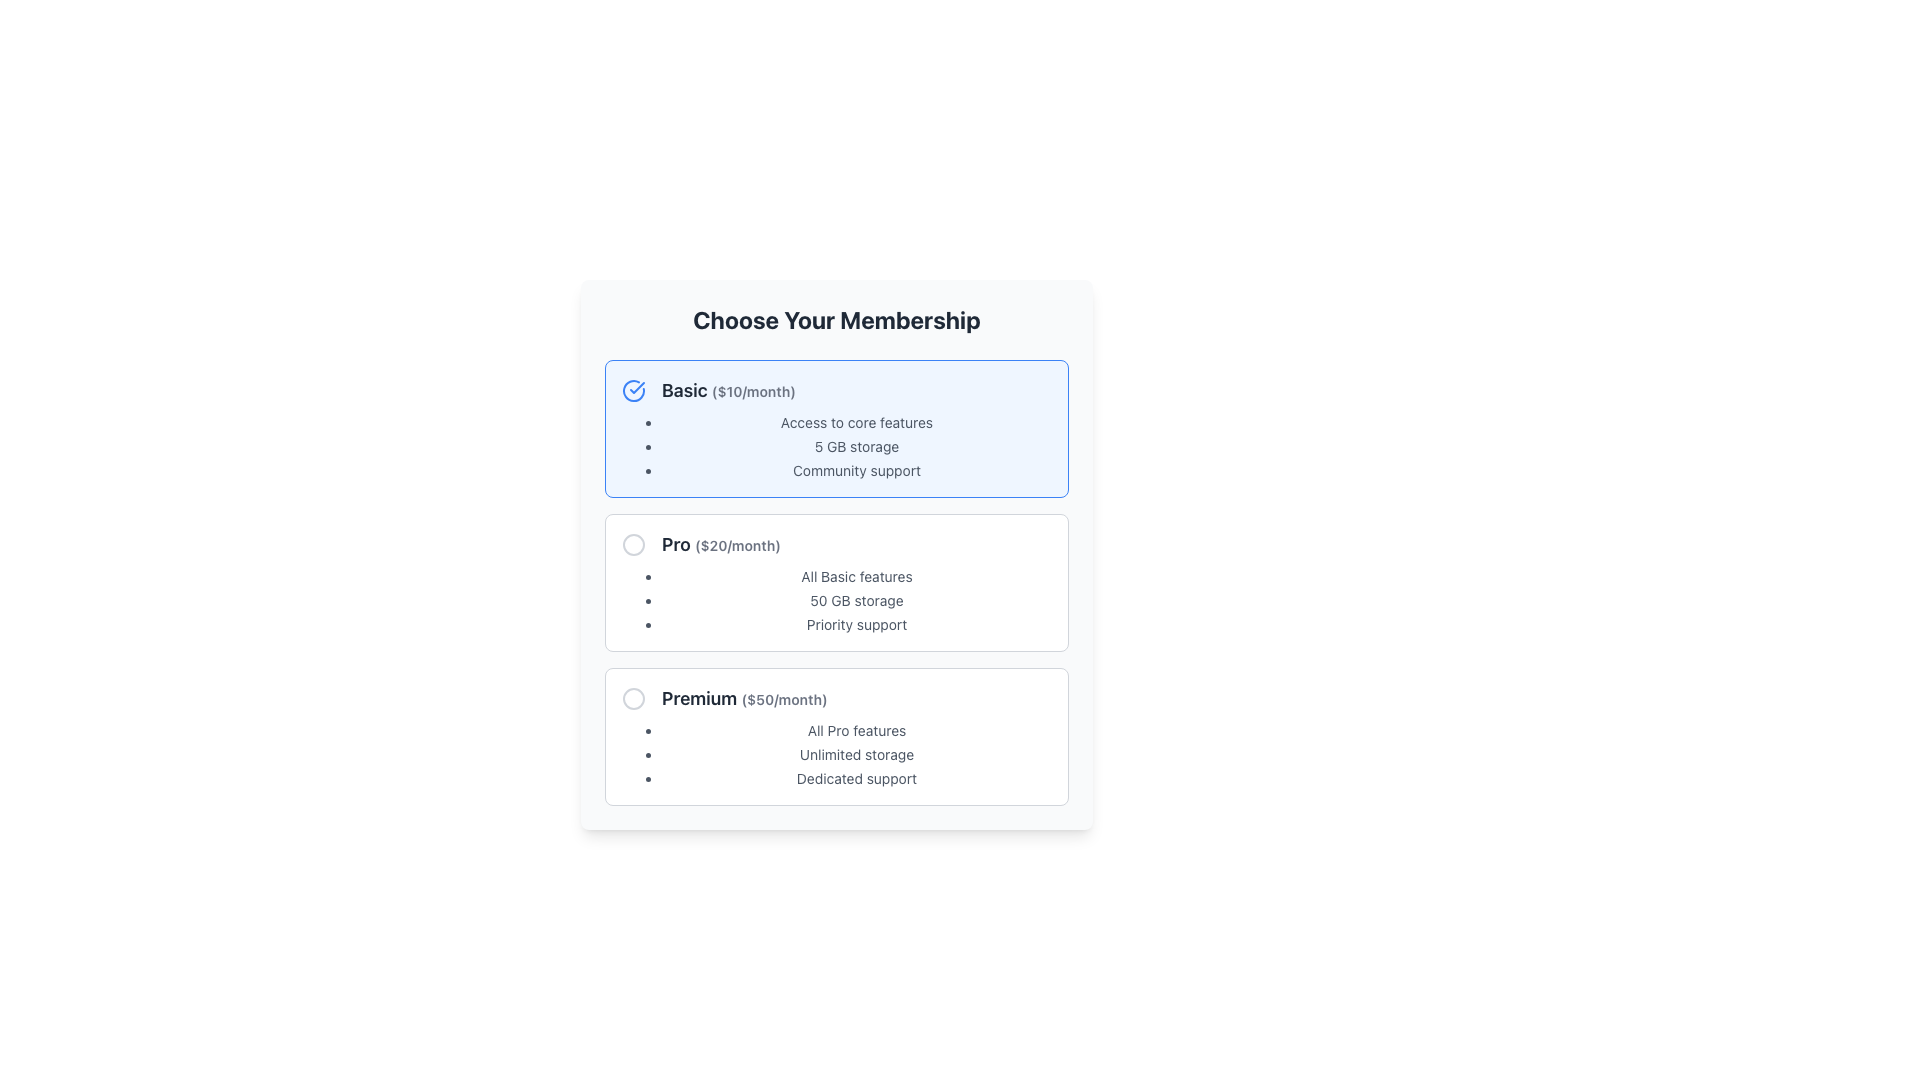  What do you see at coordinates (857, 623) in the screenshot?
I see `the third text label in the bullet list of the 'Pro ($20/month)' membership section, which provides information about the membership benefits` at bounding box center [857, 623].